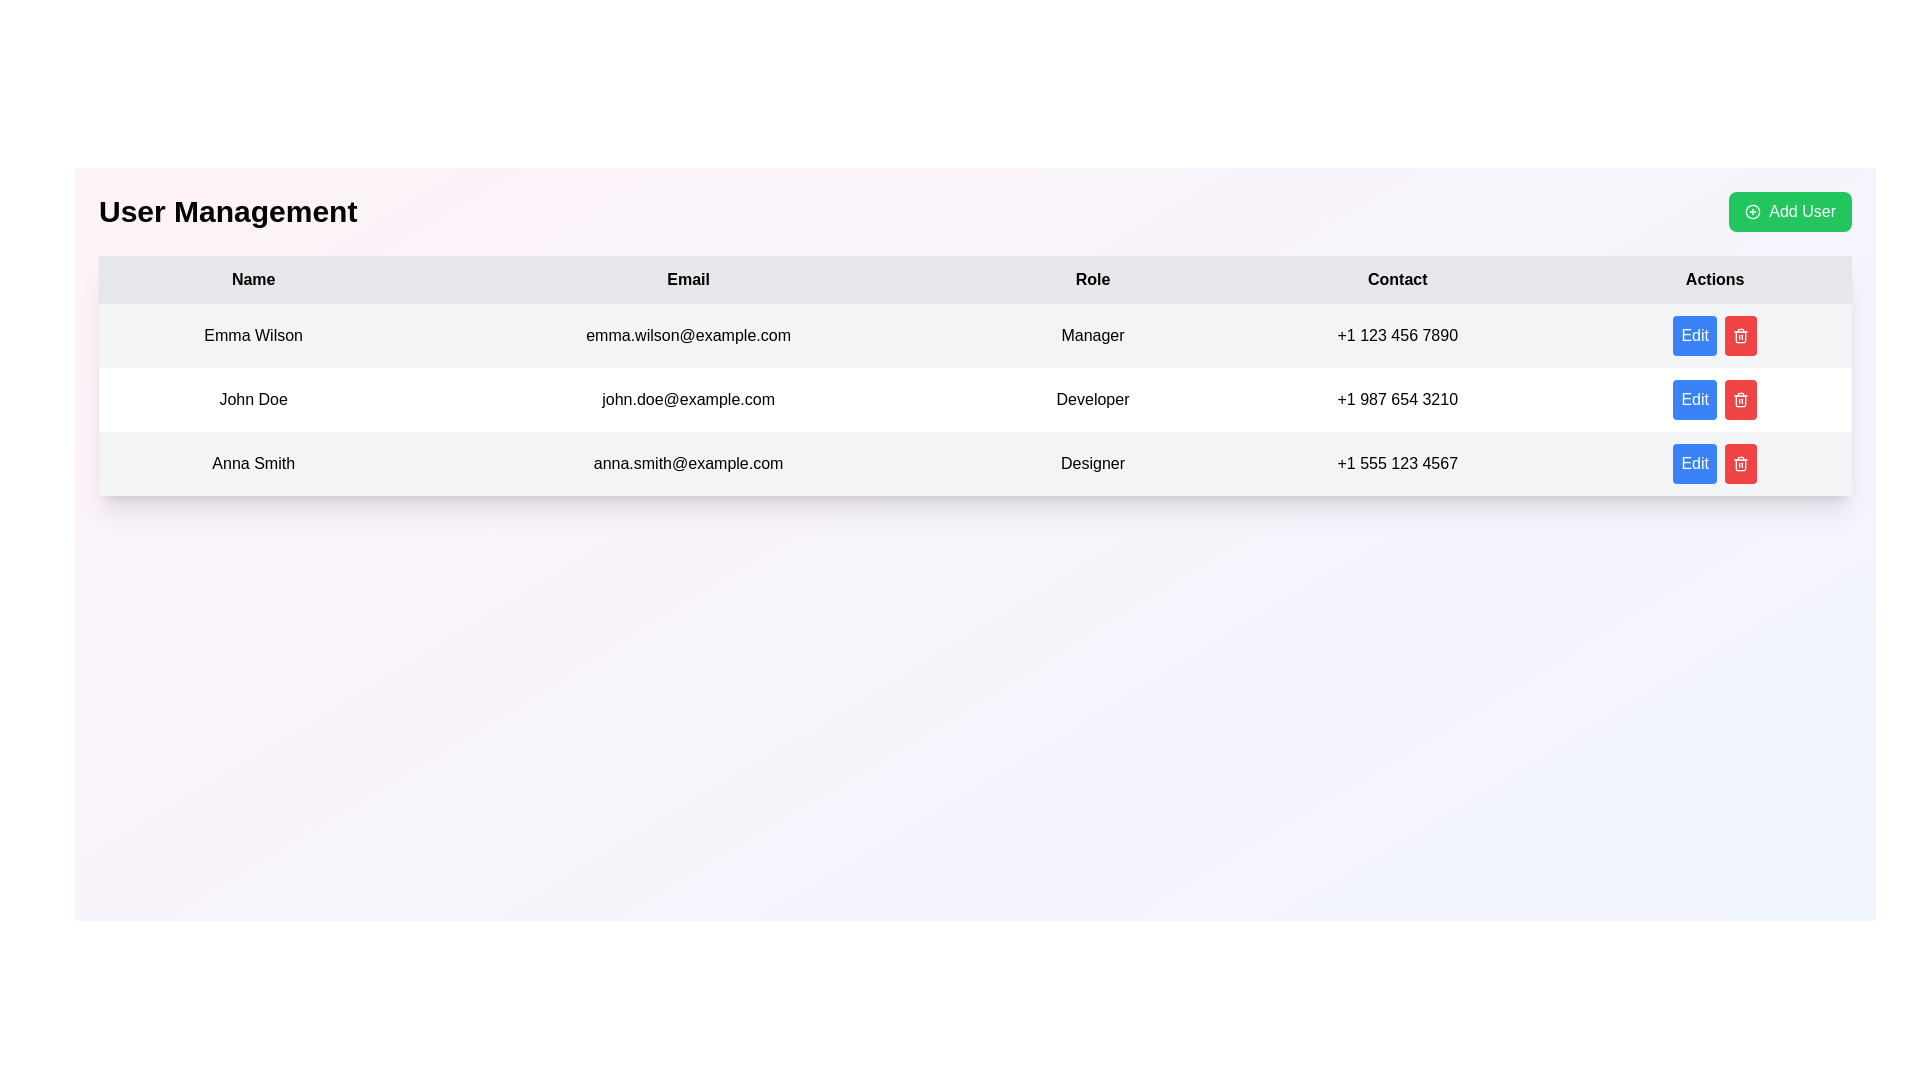 Image resolution: width=1920 pixels, height=1080 pixels. Describe the element at coordinates (1714, 334) in the screenshot. I see `the red square button with a white trash can icon, which is the second button in the action options next to the blue 'Edit' button for user 'Emma Wilson'` at that location.